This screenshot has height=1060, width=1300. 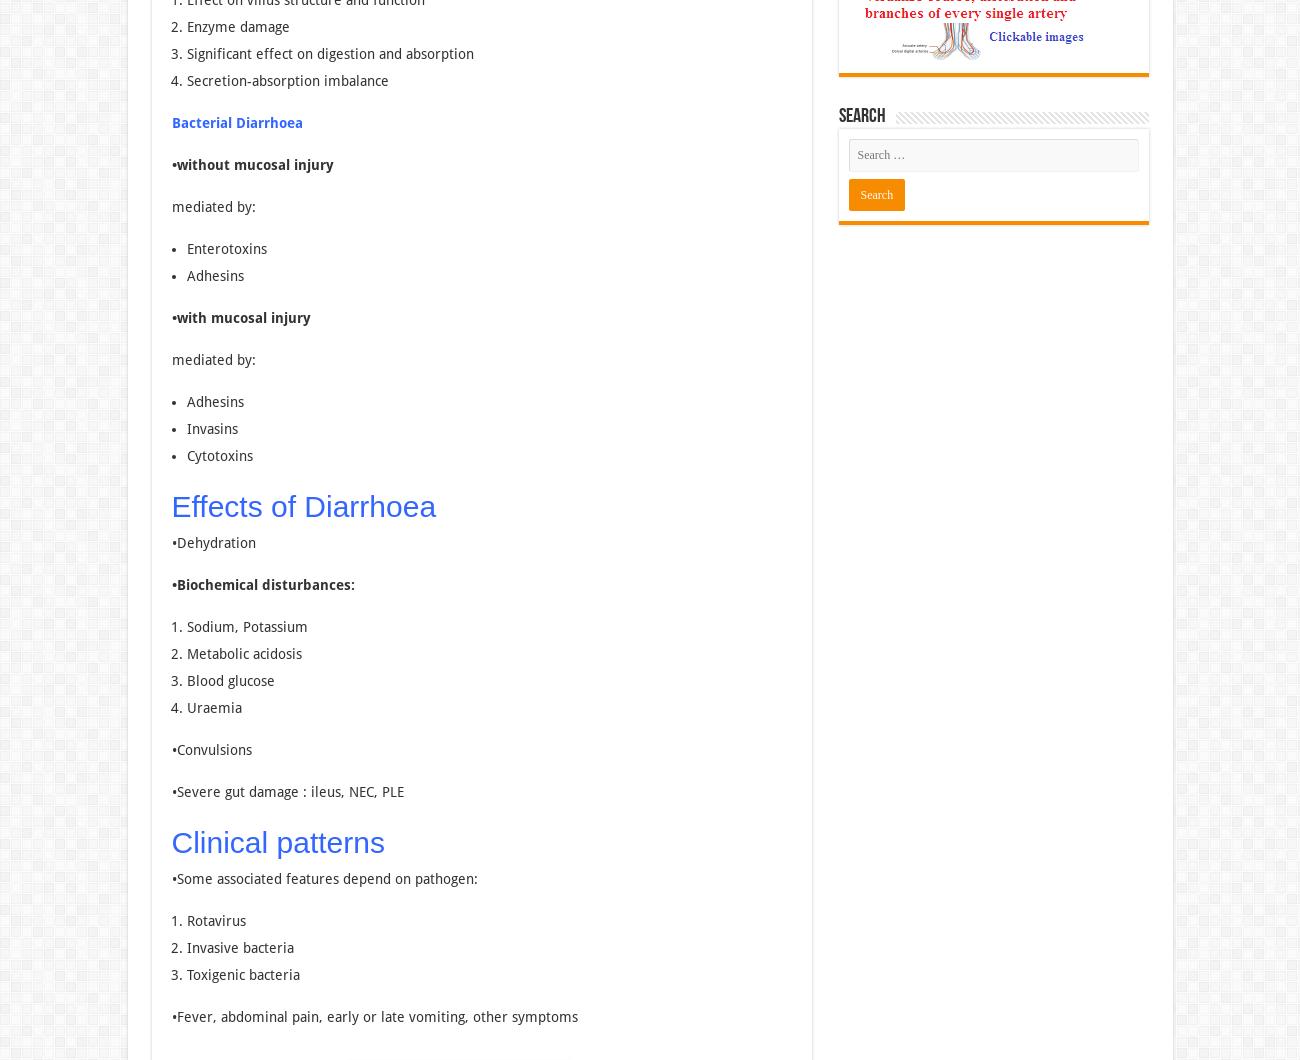 I want to click on 'Invasins', so click(x=211, y=427).